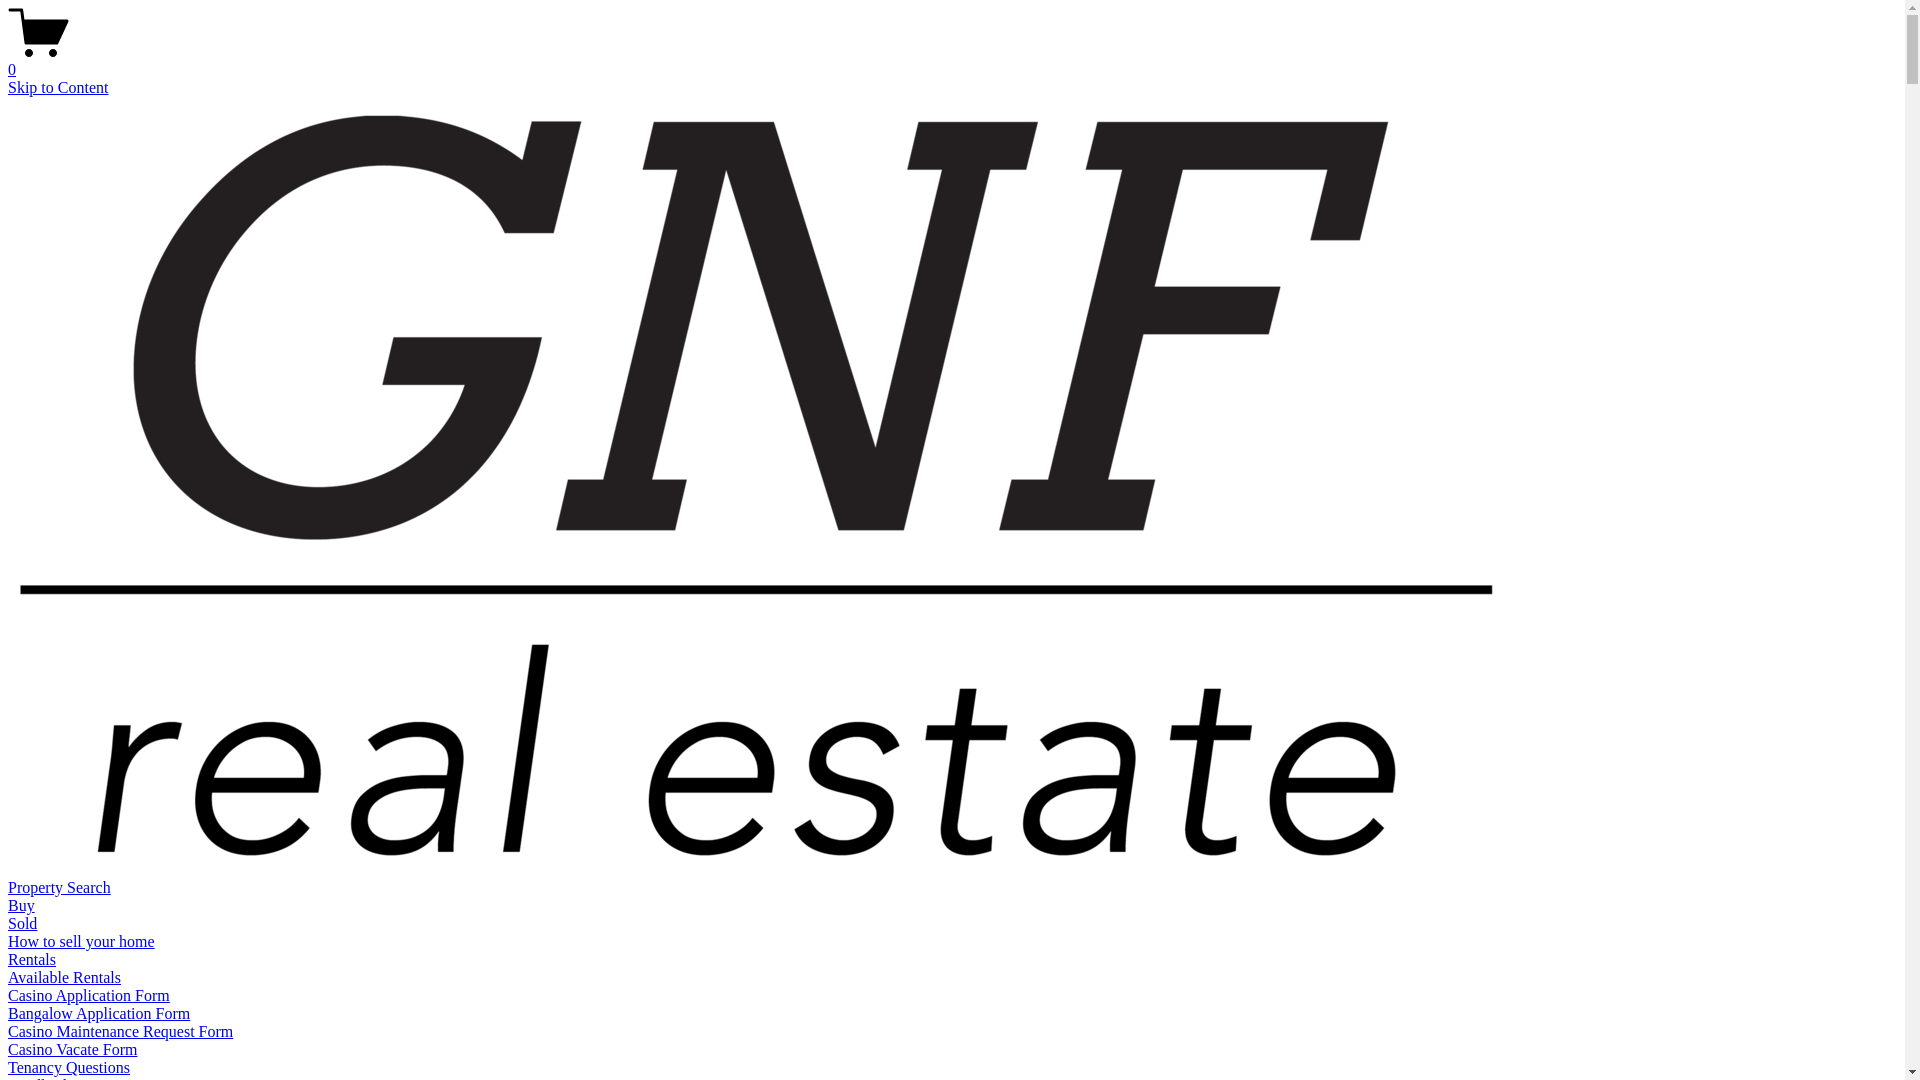  What do you see at coordinates (22, 923) in the screenshot?
I see `'Sold'` at bounding box center [22, 923].